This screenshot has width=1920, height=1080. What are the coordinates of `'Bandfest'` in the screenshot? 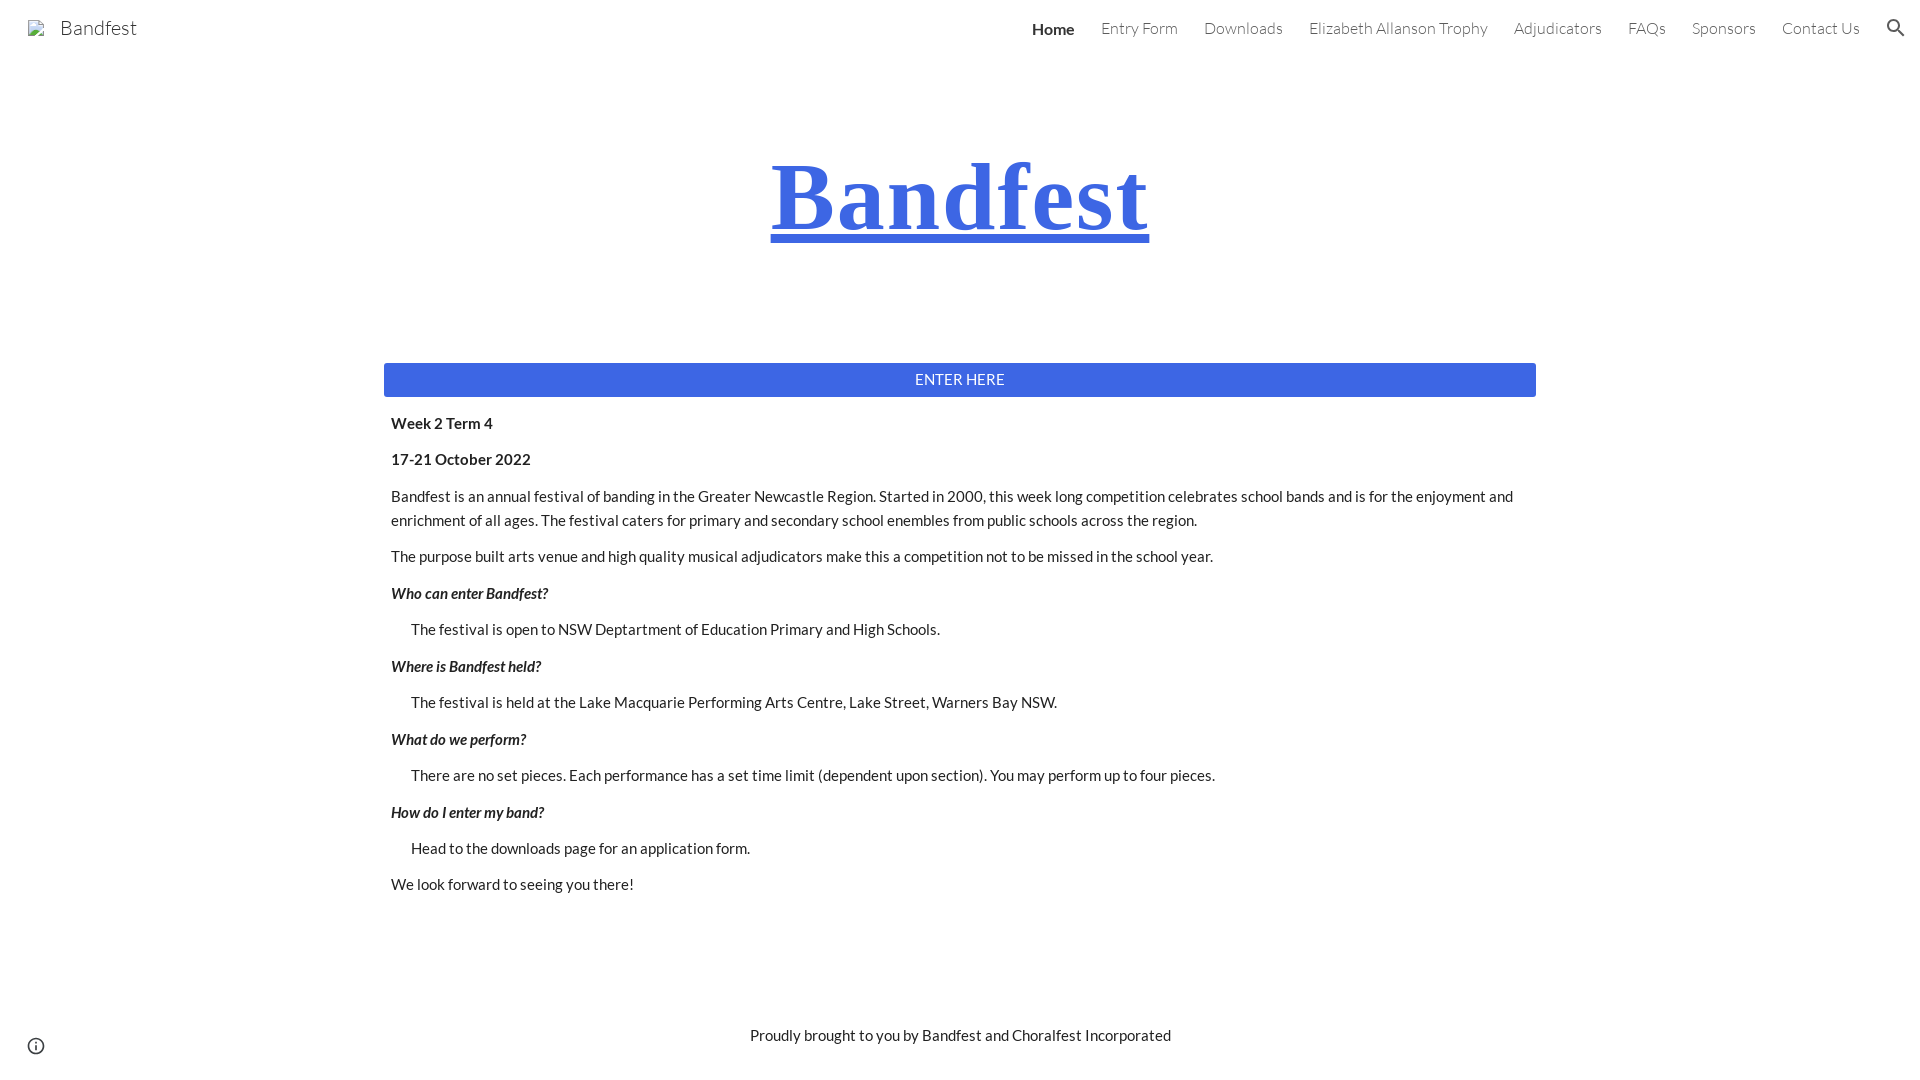 It's located at (960, 196).